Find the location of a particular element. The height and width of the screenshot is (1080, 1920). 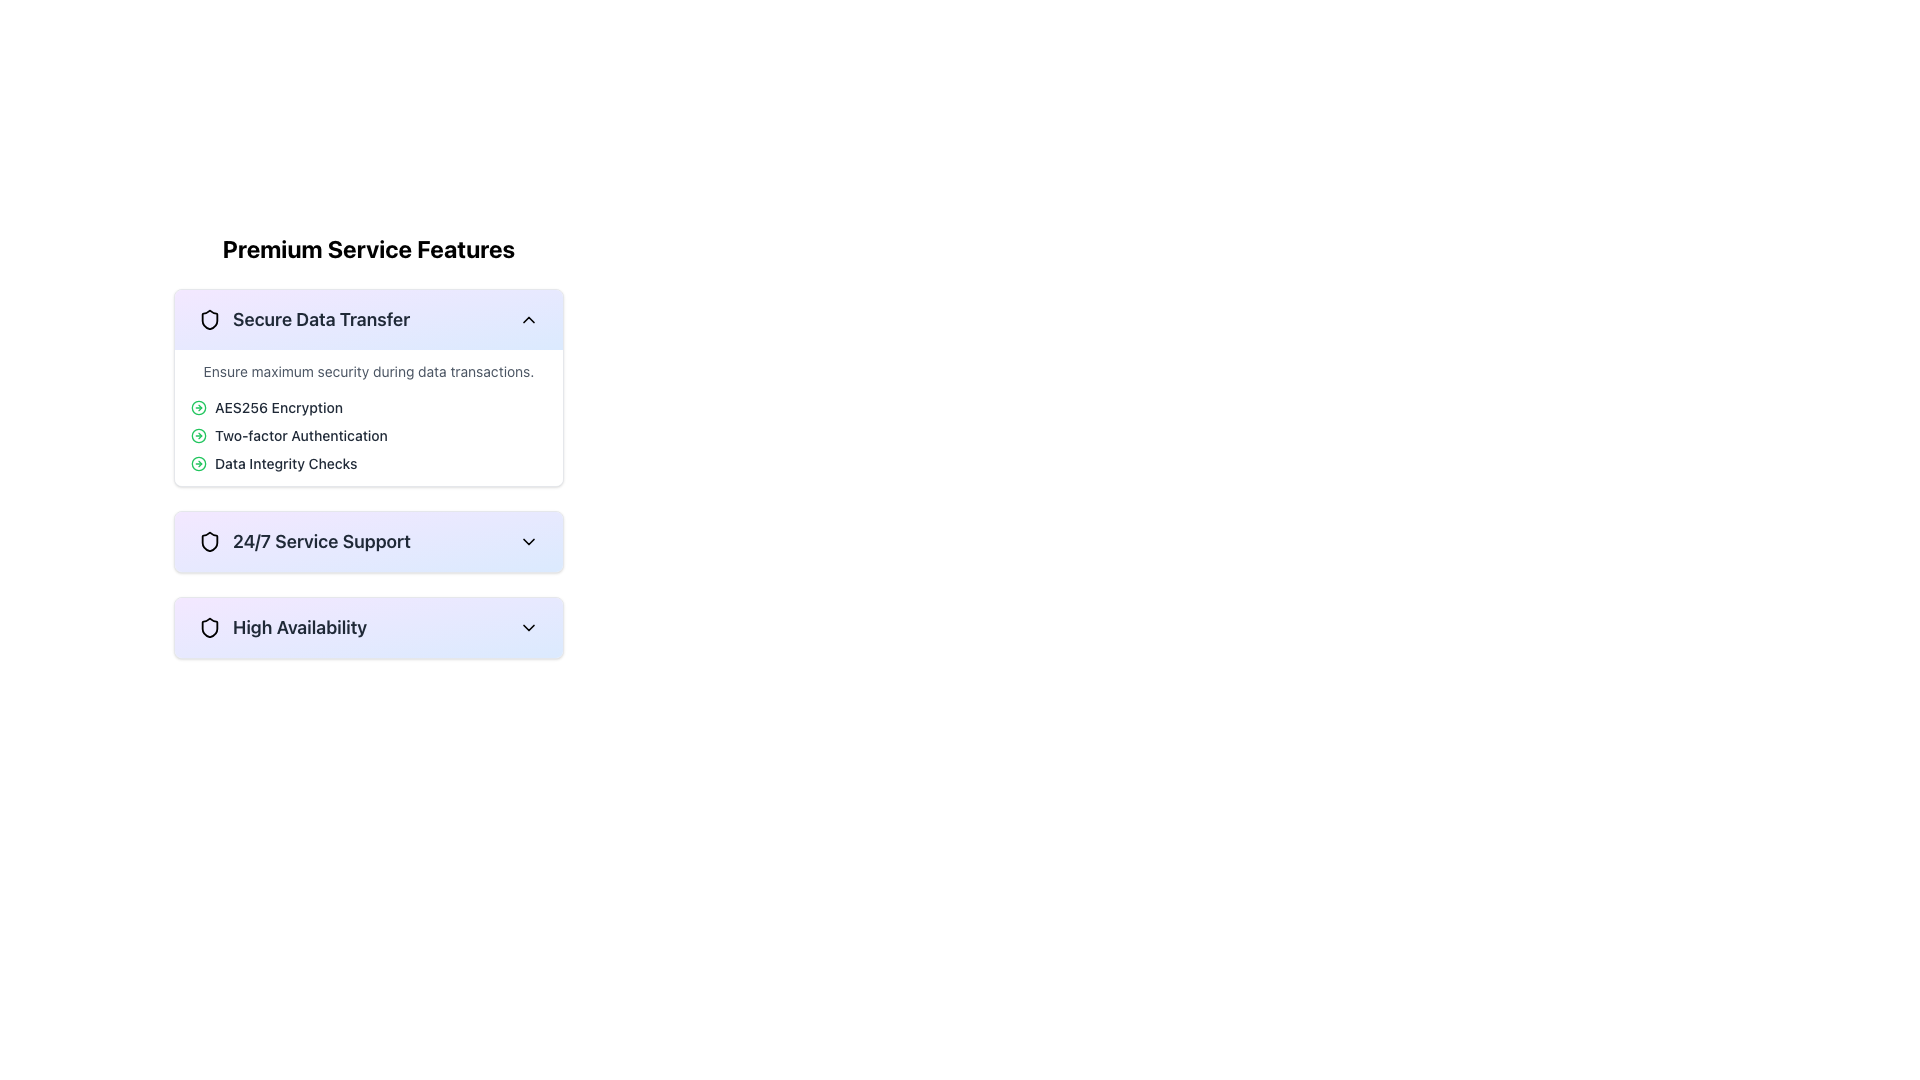

Informational Text that provides a description of secure data transfer features, located under the 'Secure Data Transfer' header is located at coordinates (369, 371).